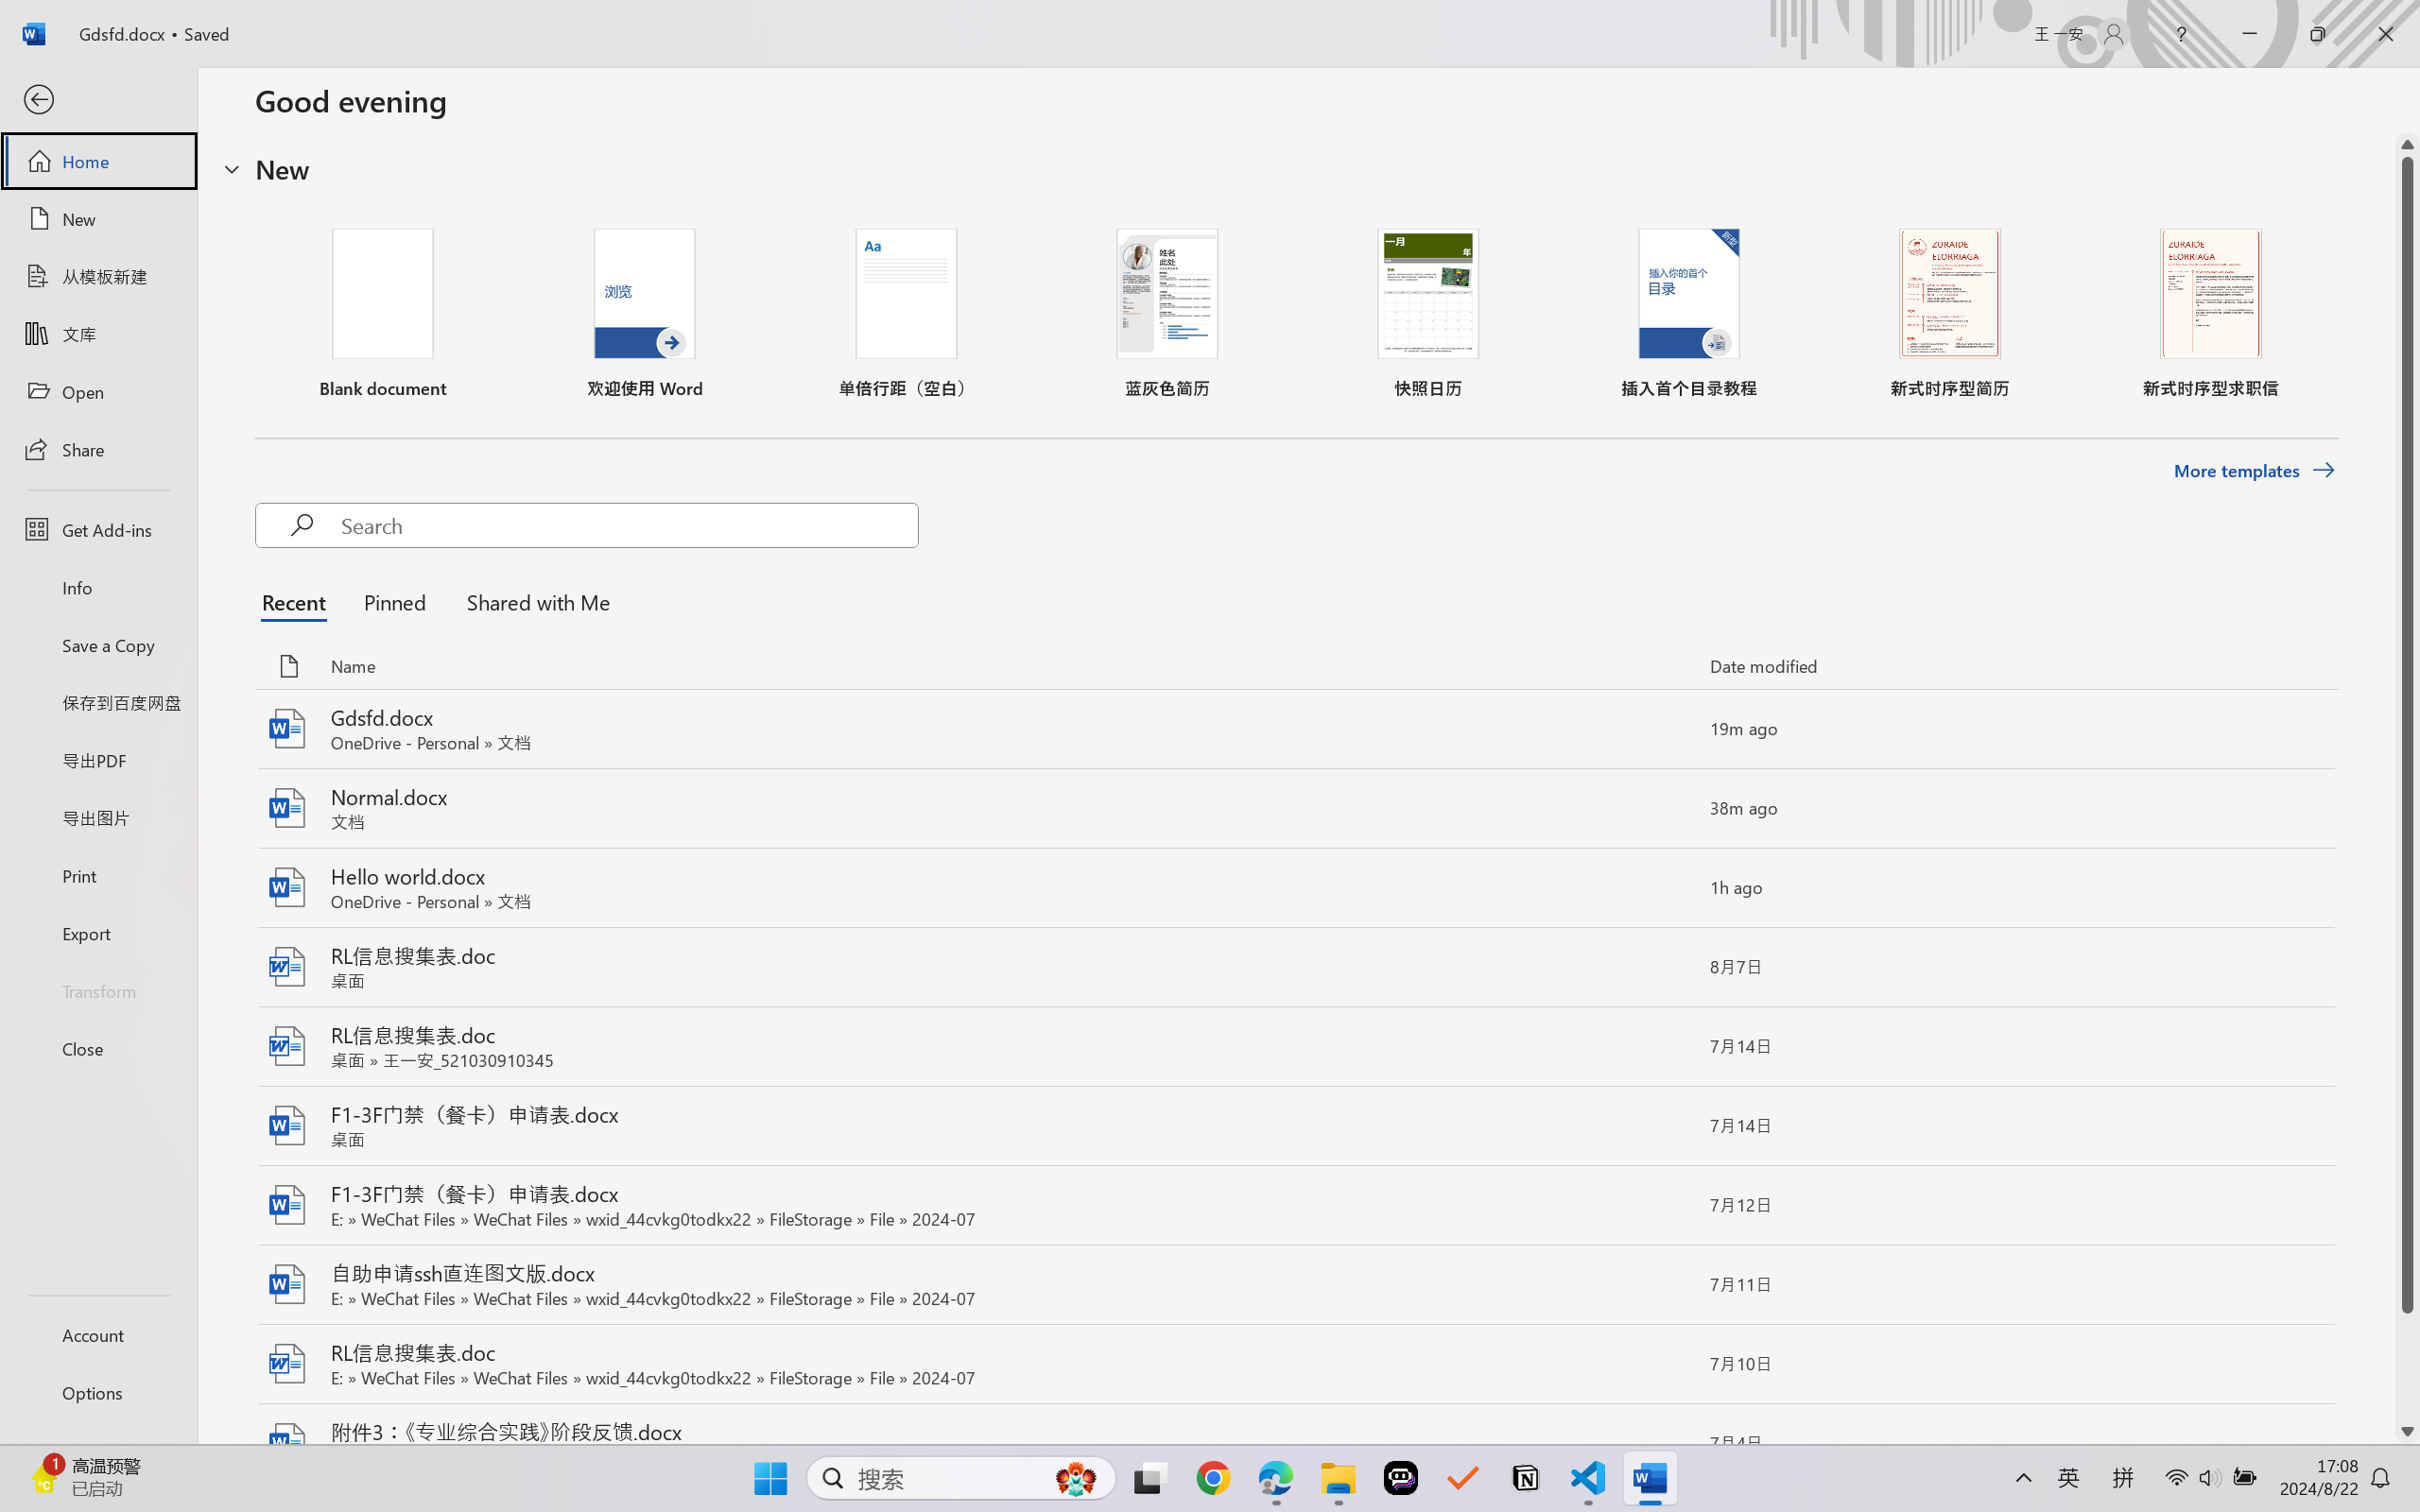 The width and height of the screenshot is (2420, 1512). I want to click on 'Get Add-ins', so click(97, 528).